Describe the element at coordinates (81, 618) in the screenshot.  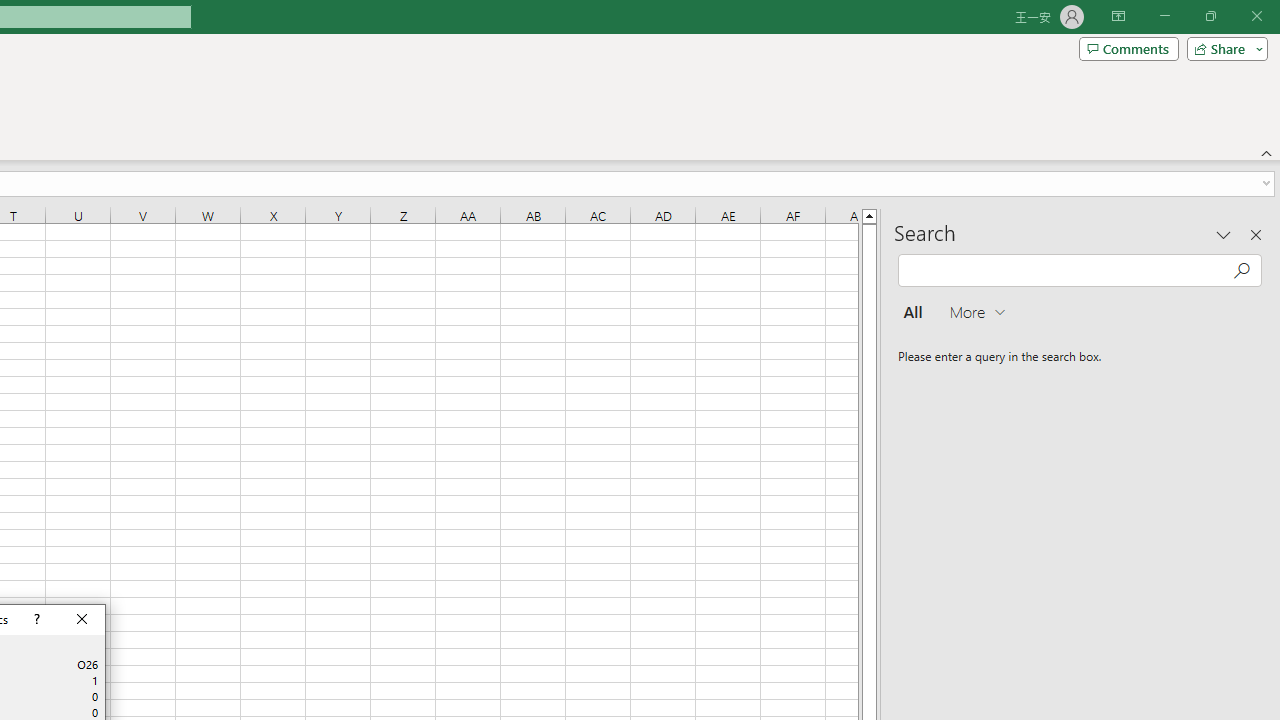
I see `'Close'` at that location.